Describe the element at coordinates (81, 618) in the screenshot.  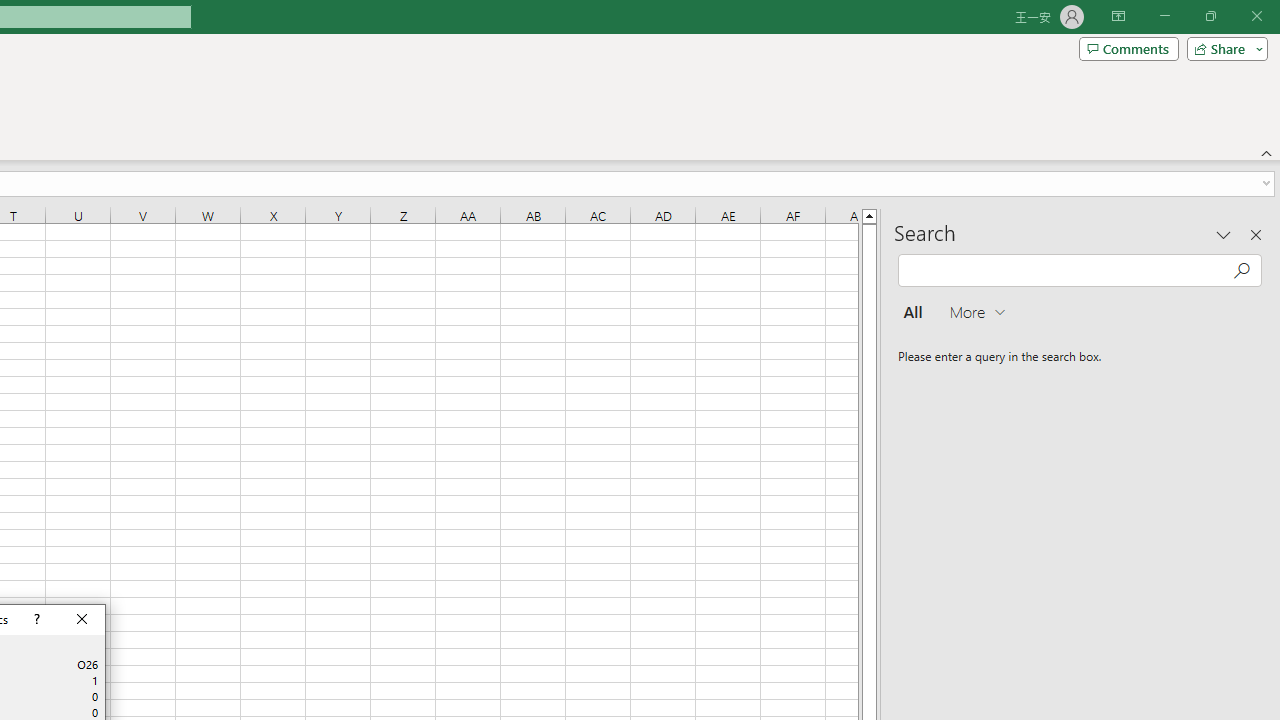
I see `'Close'` at that location.